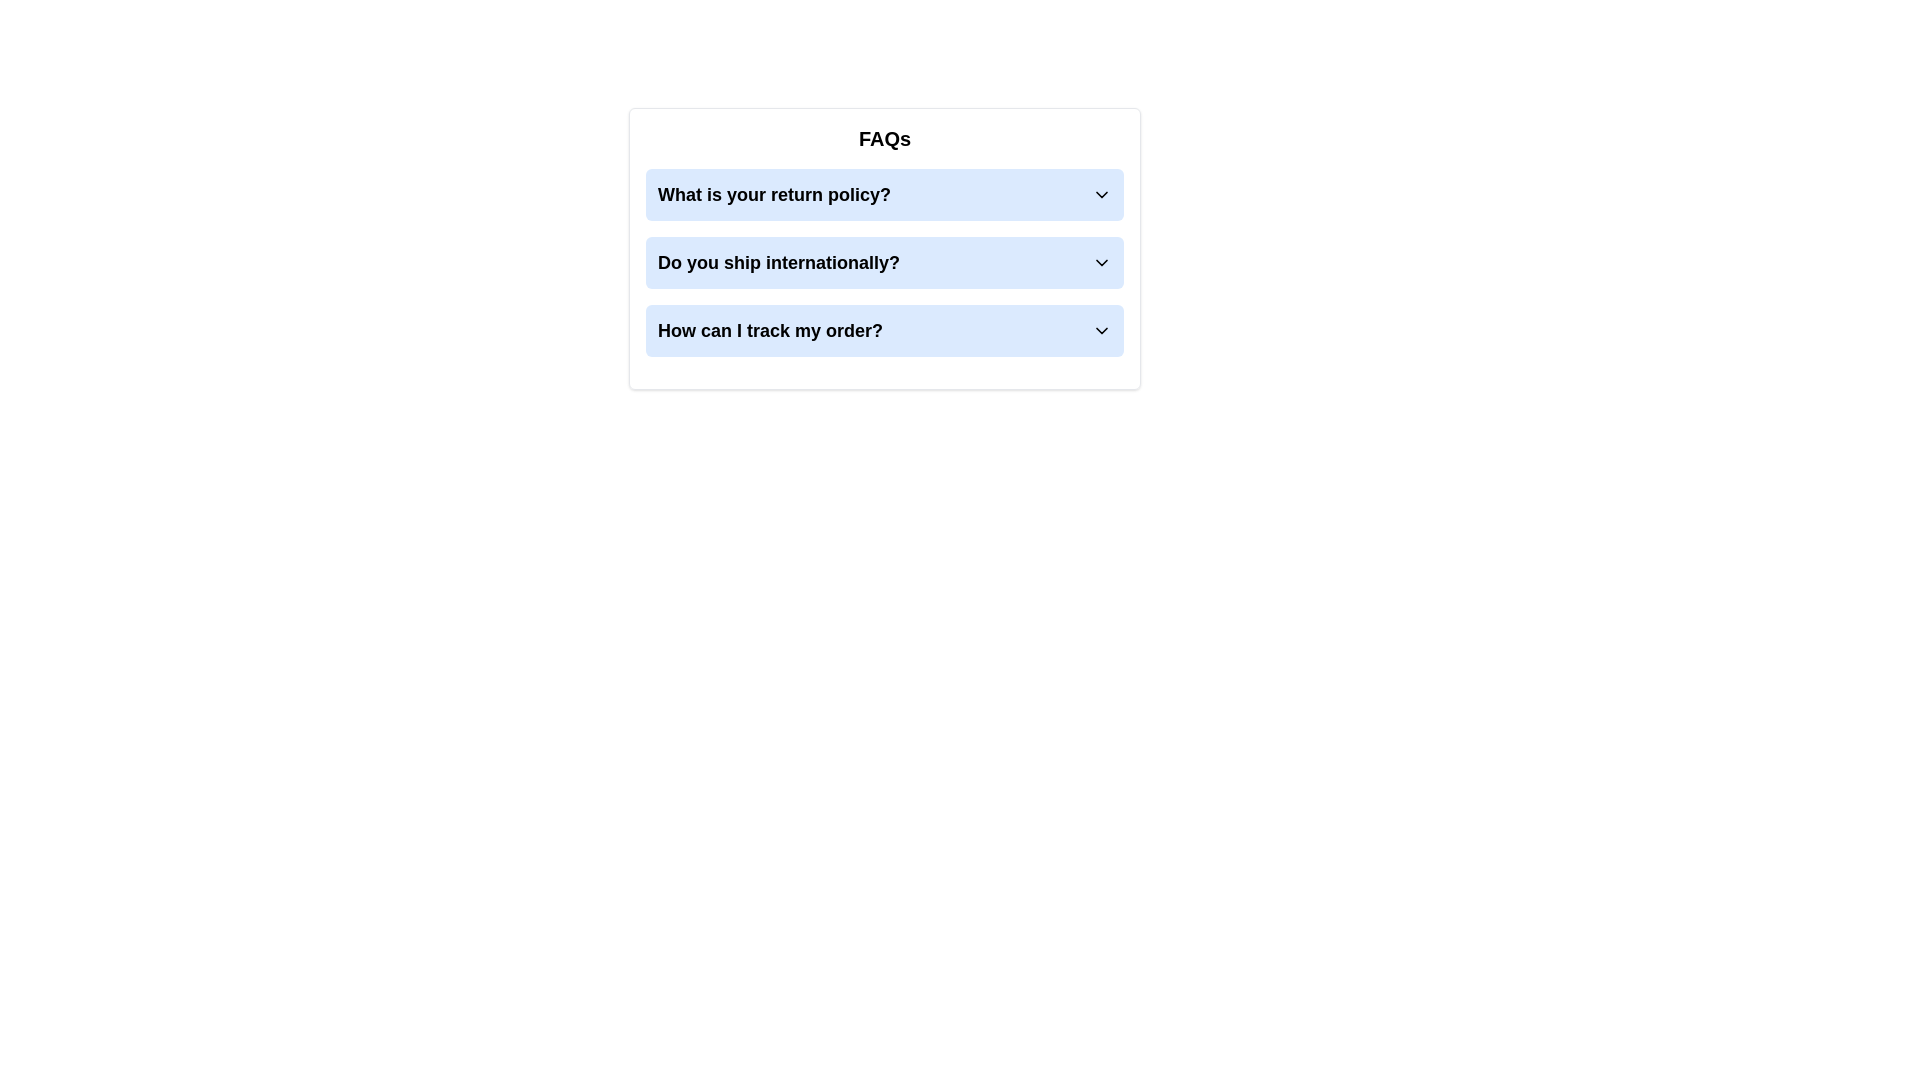 Image resolution: width=1920 pixels, height=1080 pixels. Describe the element at coordinates (883, 261) in the screenshot. I see `the button labeled 'Do you ship internationally?' with a light blue background` at that location.